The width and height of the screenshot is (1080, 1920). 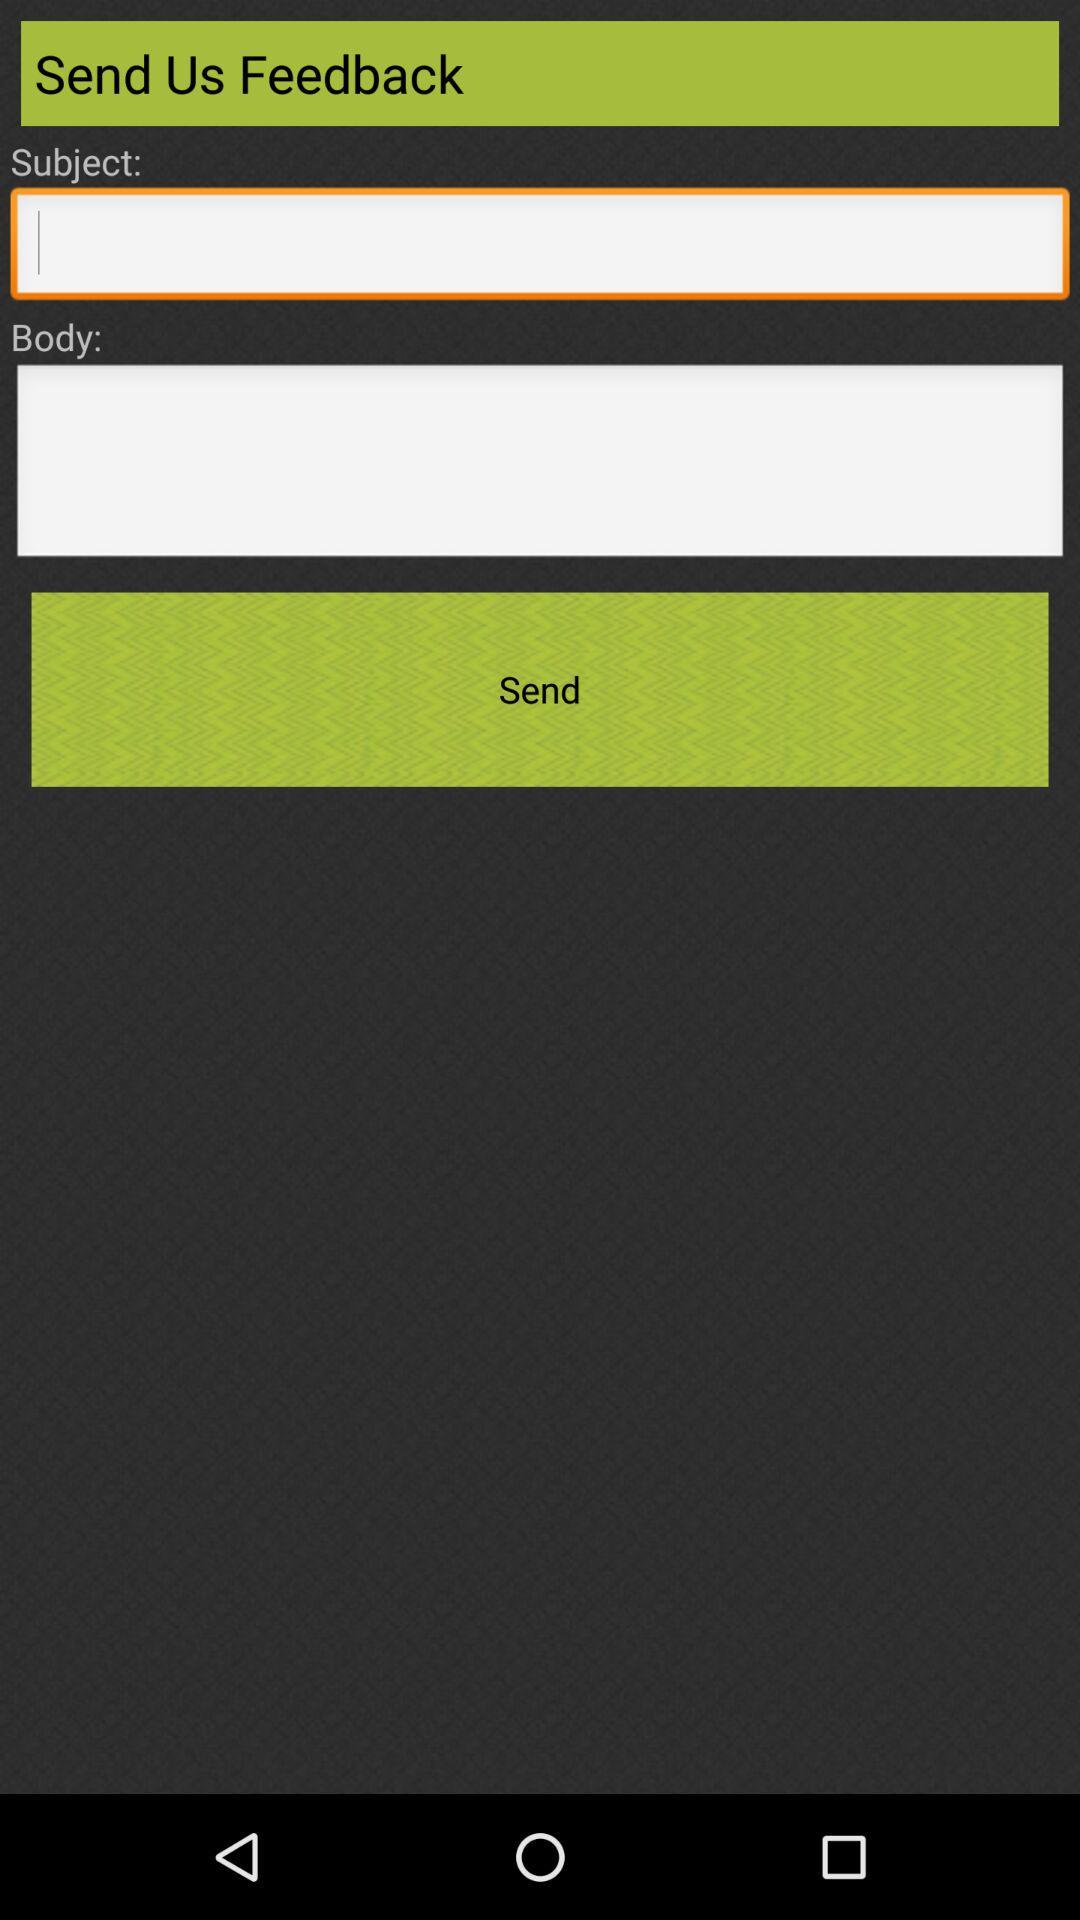 I want to click on text content, so click(x=540, y=465).